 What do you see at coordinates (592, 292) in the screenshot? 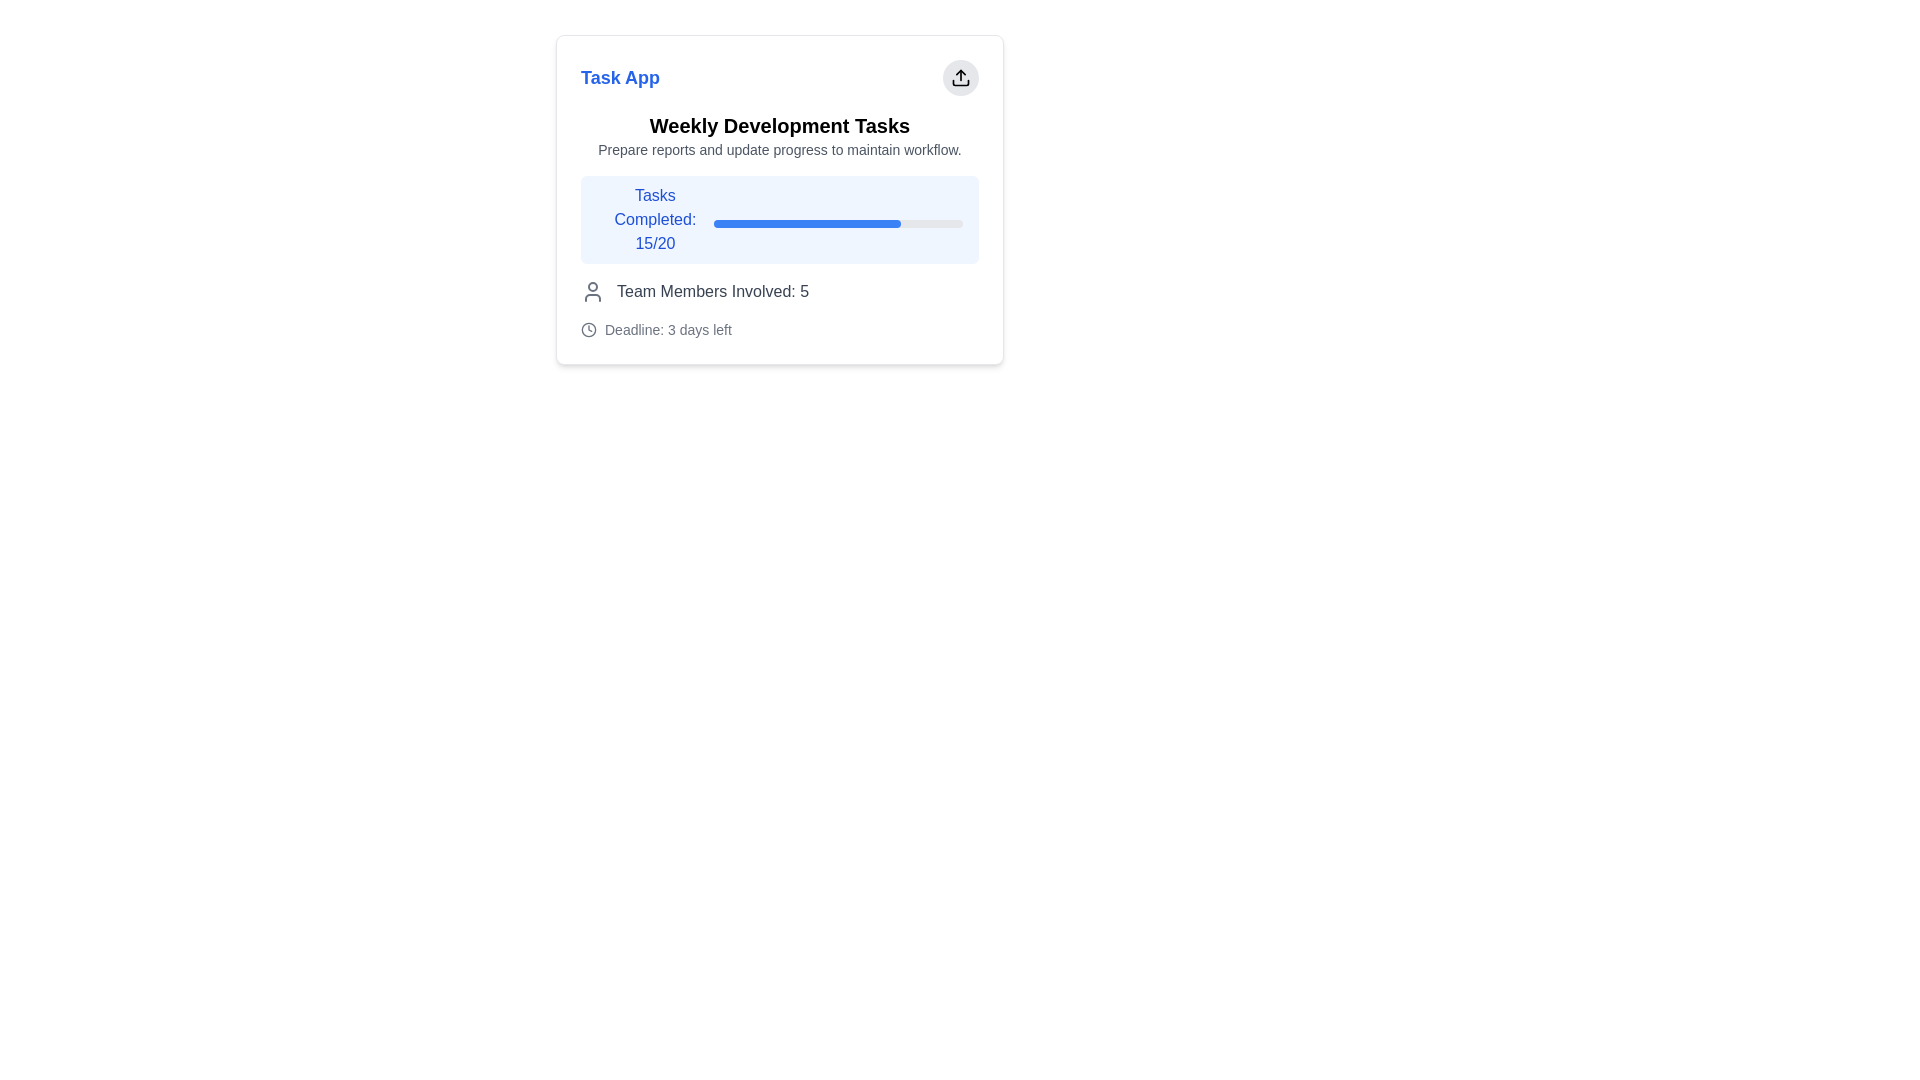
I see `the simplified human figure icon representing a user profile avatar, located at the top-left corner relative to the text 'Team Members Involved: 5'` at bounding box center [592, 292].